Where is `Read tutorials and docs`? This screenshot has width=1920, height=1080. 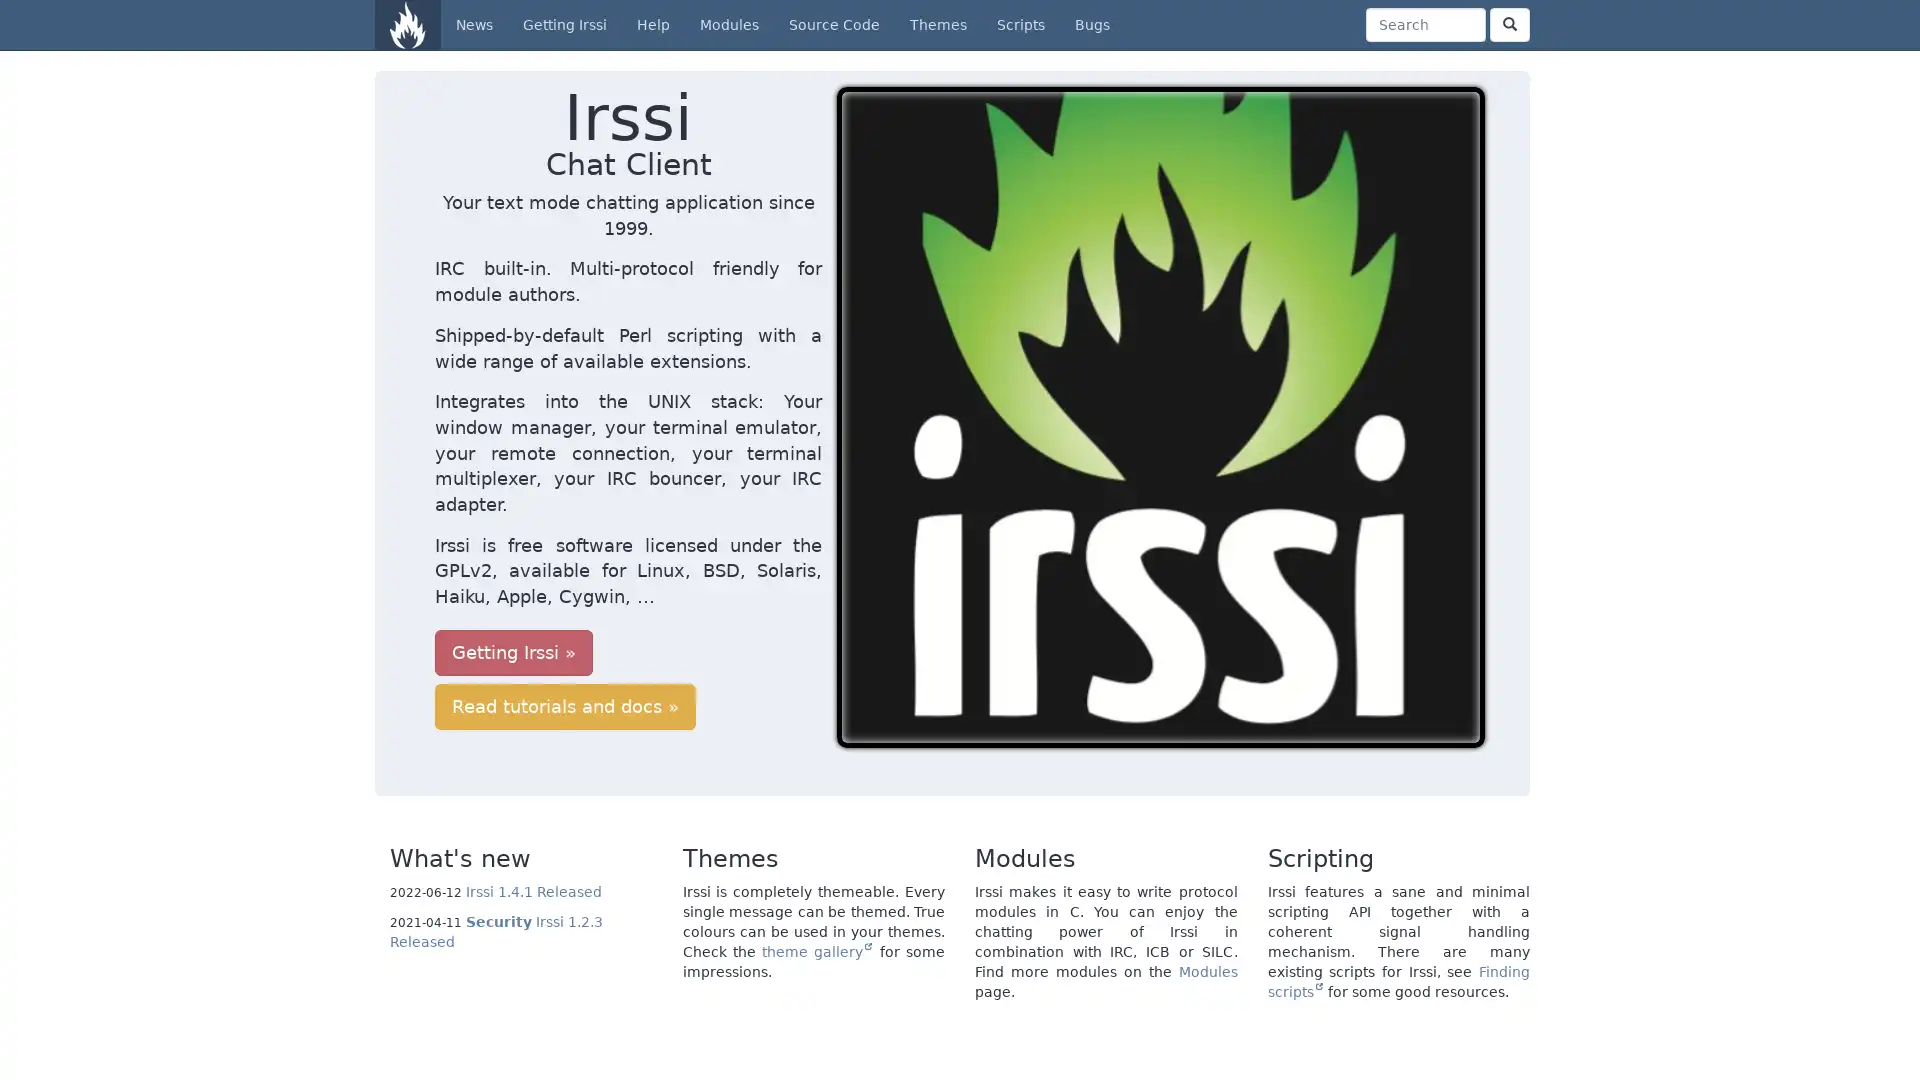
Read tutorials and docs is located at coordinates (728, 574).